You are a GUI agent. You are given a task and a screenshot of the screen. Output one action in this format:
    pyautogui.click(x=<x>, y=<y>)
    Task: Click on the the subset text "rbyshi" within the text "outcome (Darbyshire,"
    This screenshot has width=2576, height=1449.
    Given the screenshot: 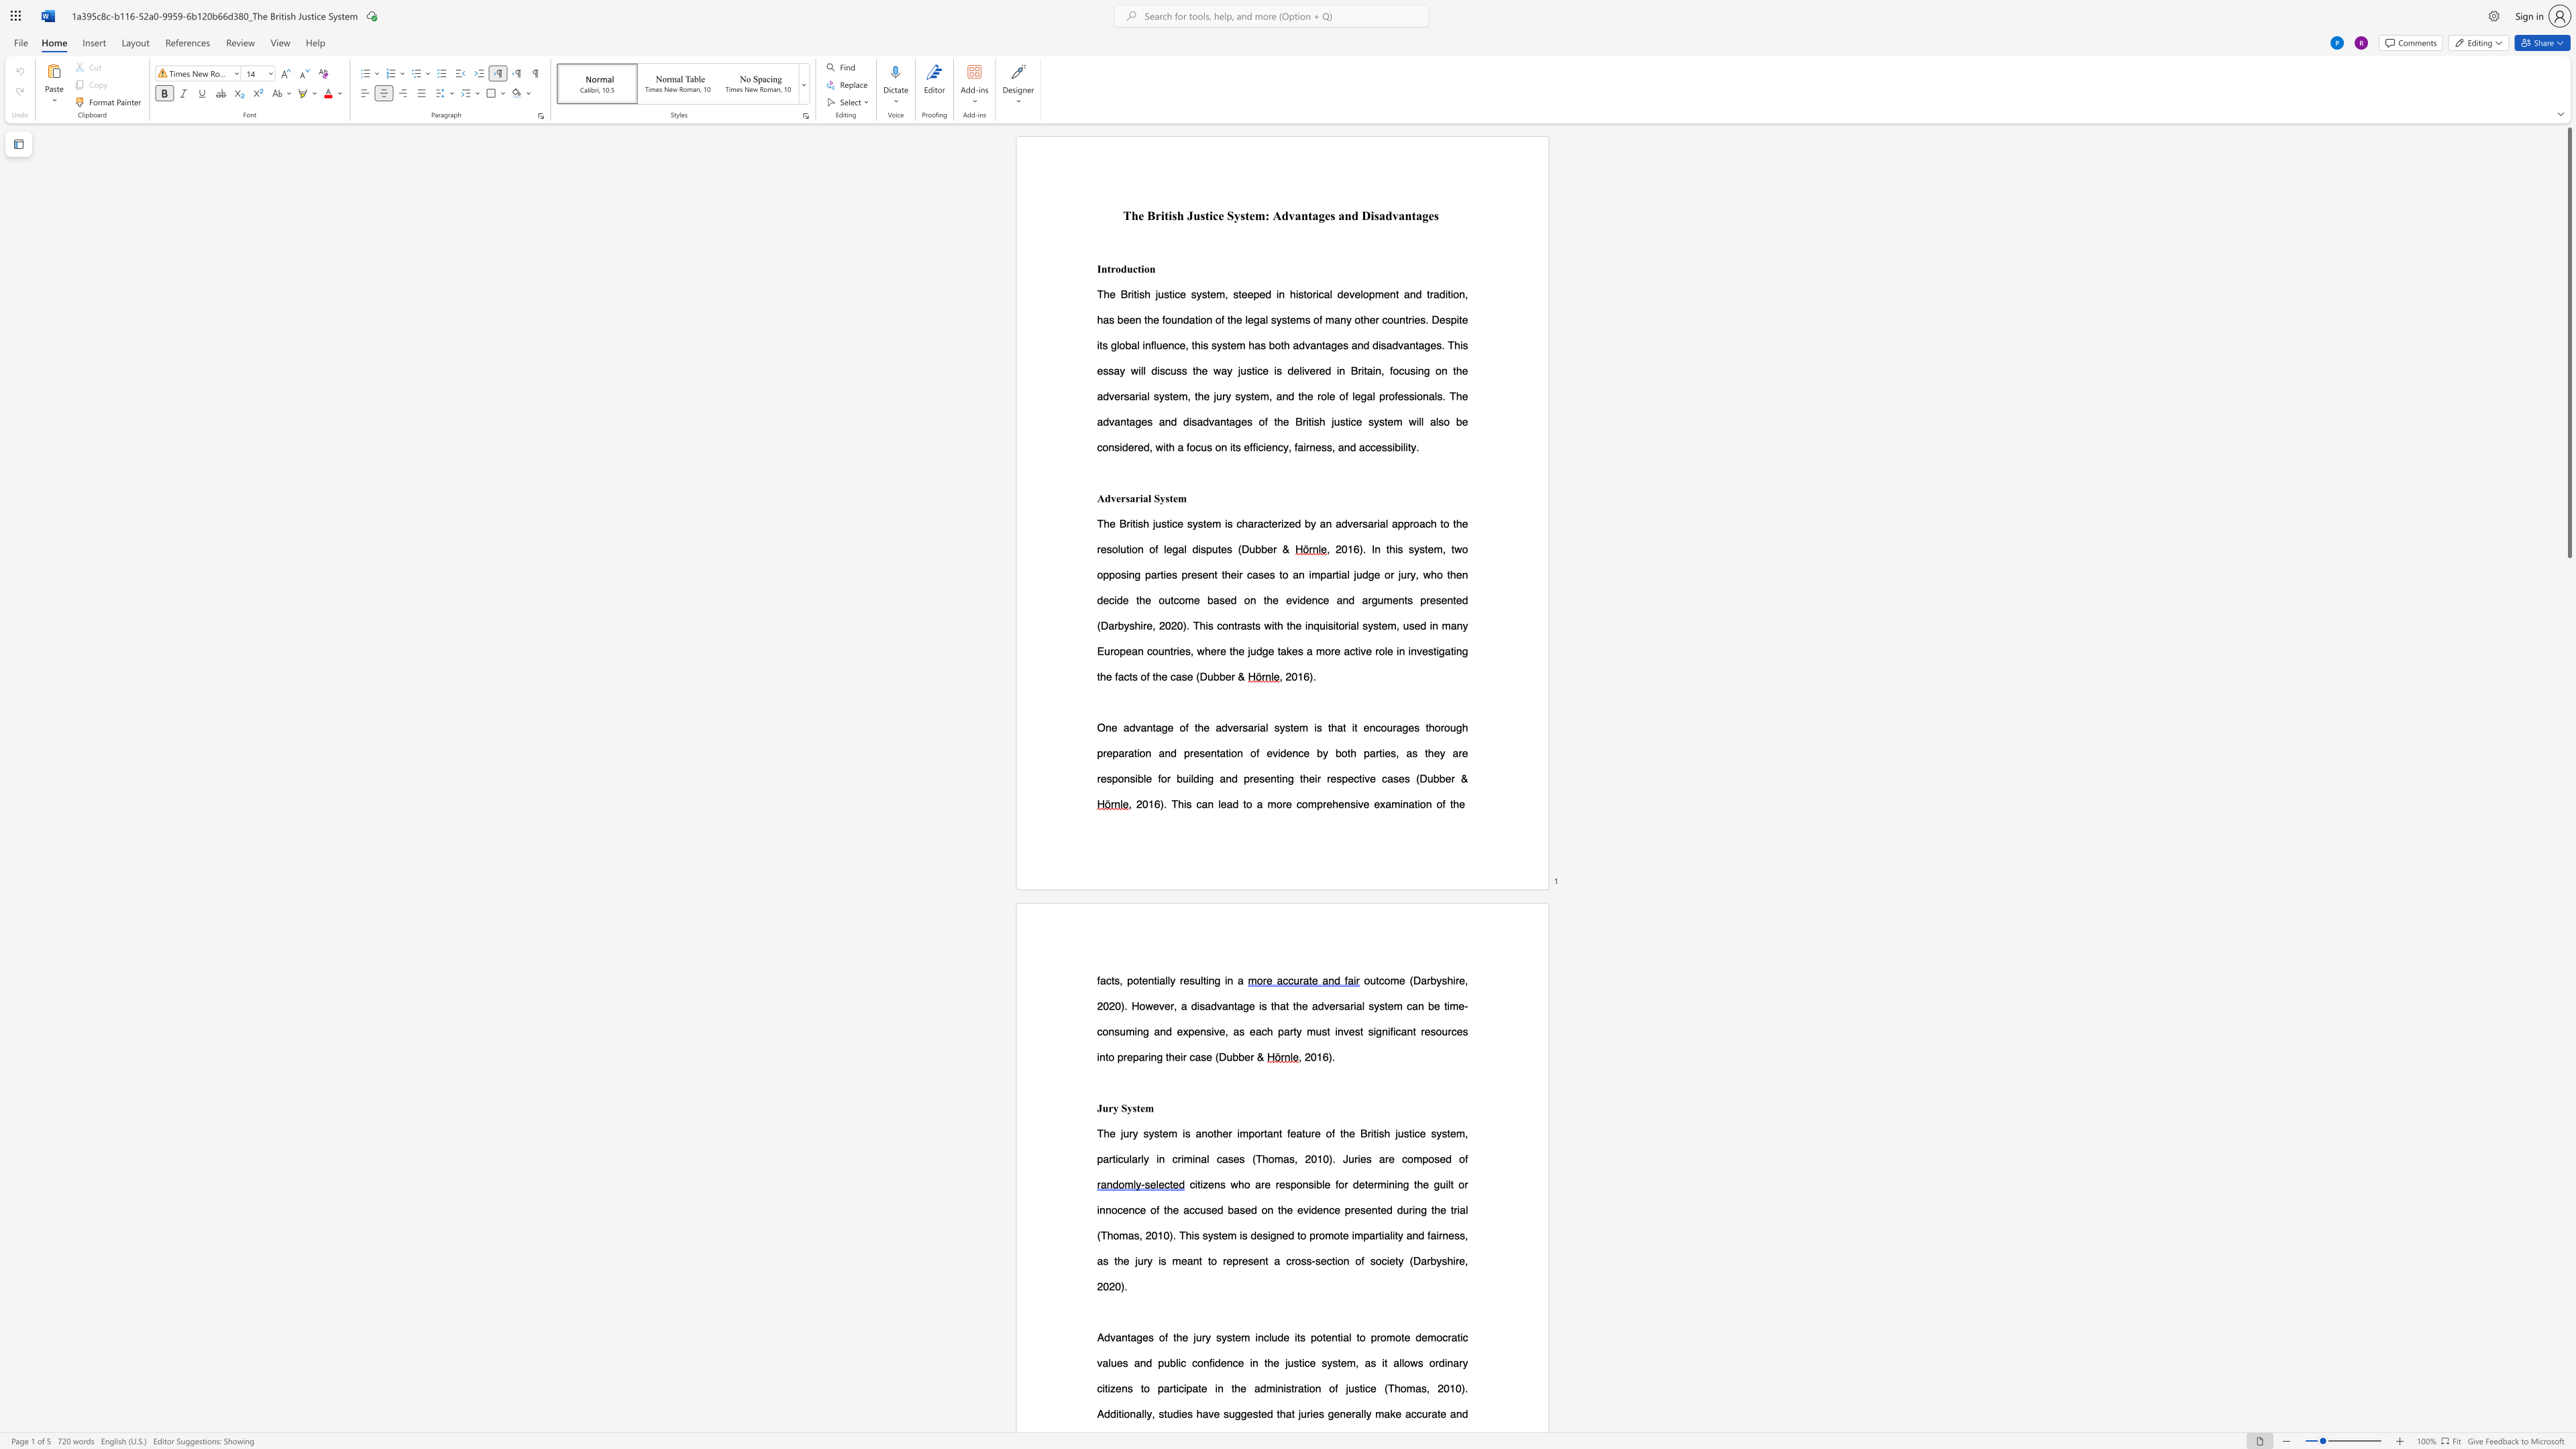 What is the action you would take?
    pyautogui.click(x=1426, y=979)
    